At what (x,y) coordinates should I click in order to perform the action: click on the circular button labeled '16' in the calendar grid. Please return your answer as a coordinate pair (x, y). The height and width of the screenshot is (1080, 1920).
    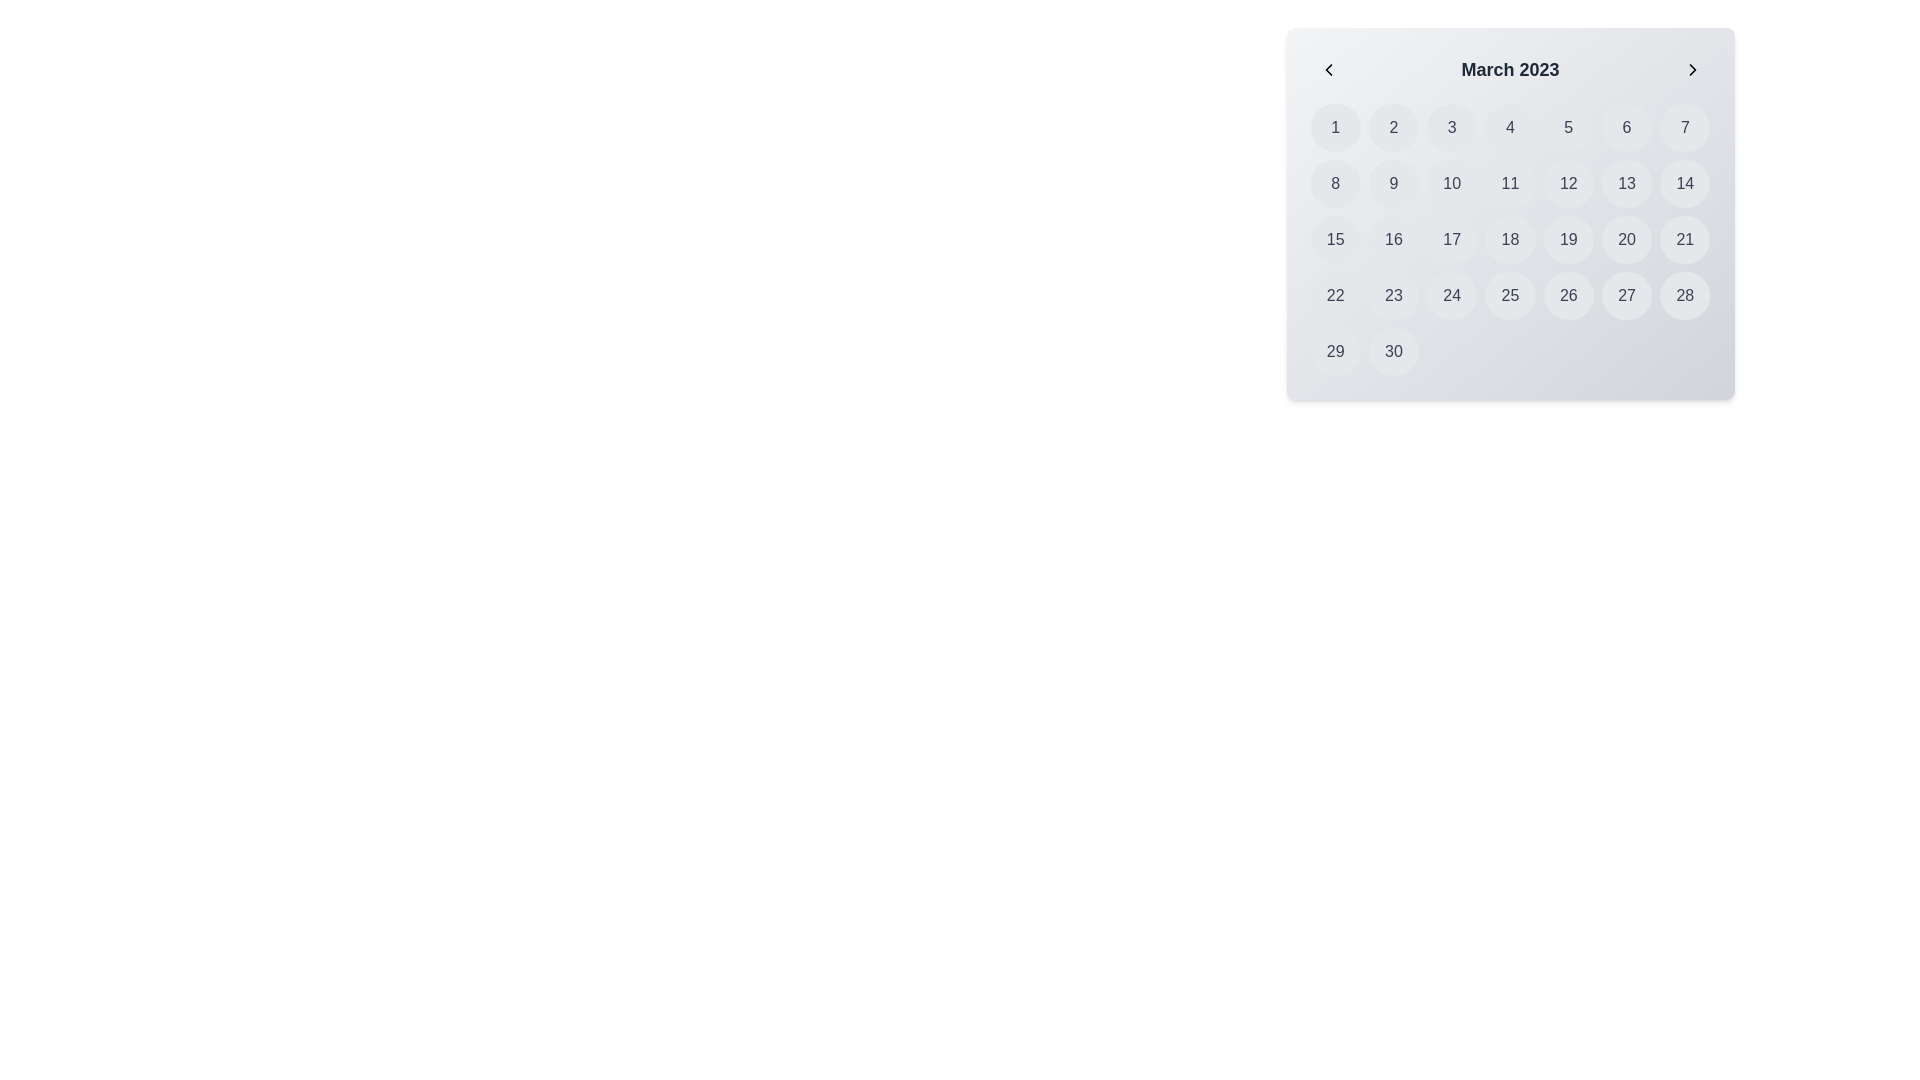
    Looking at the image, I should click on (1391, 238).